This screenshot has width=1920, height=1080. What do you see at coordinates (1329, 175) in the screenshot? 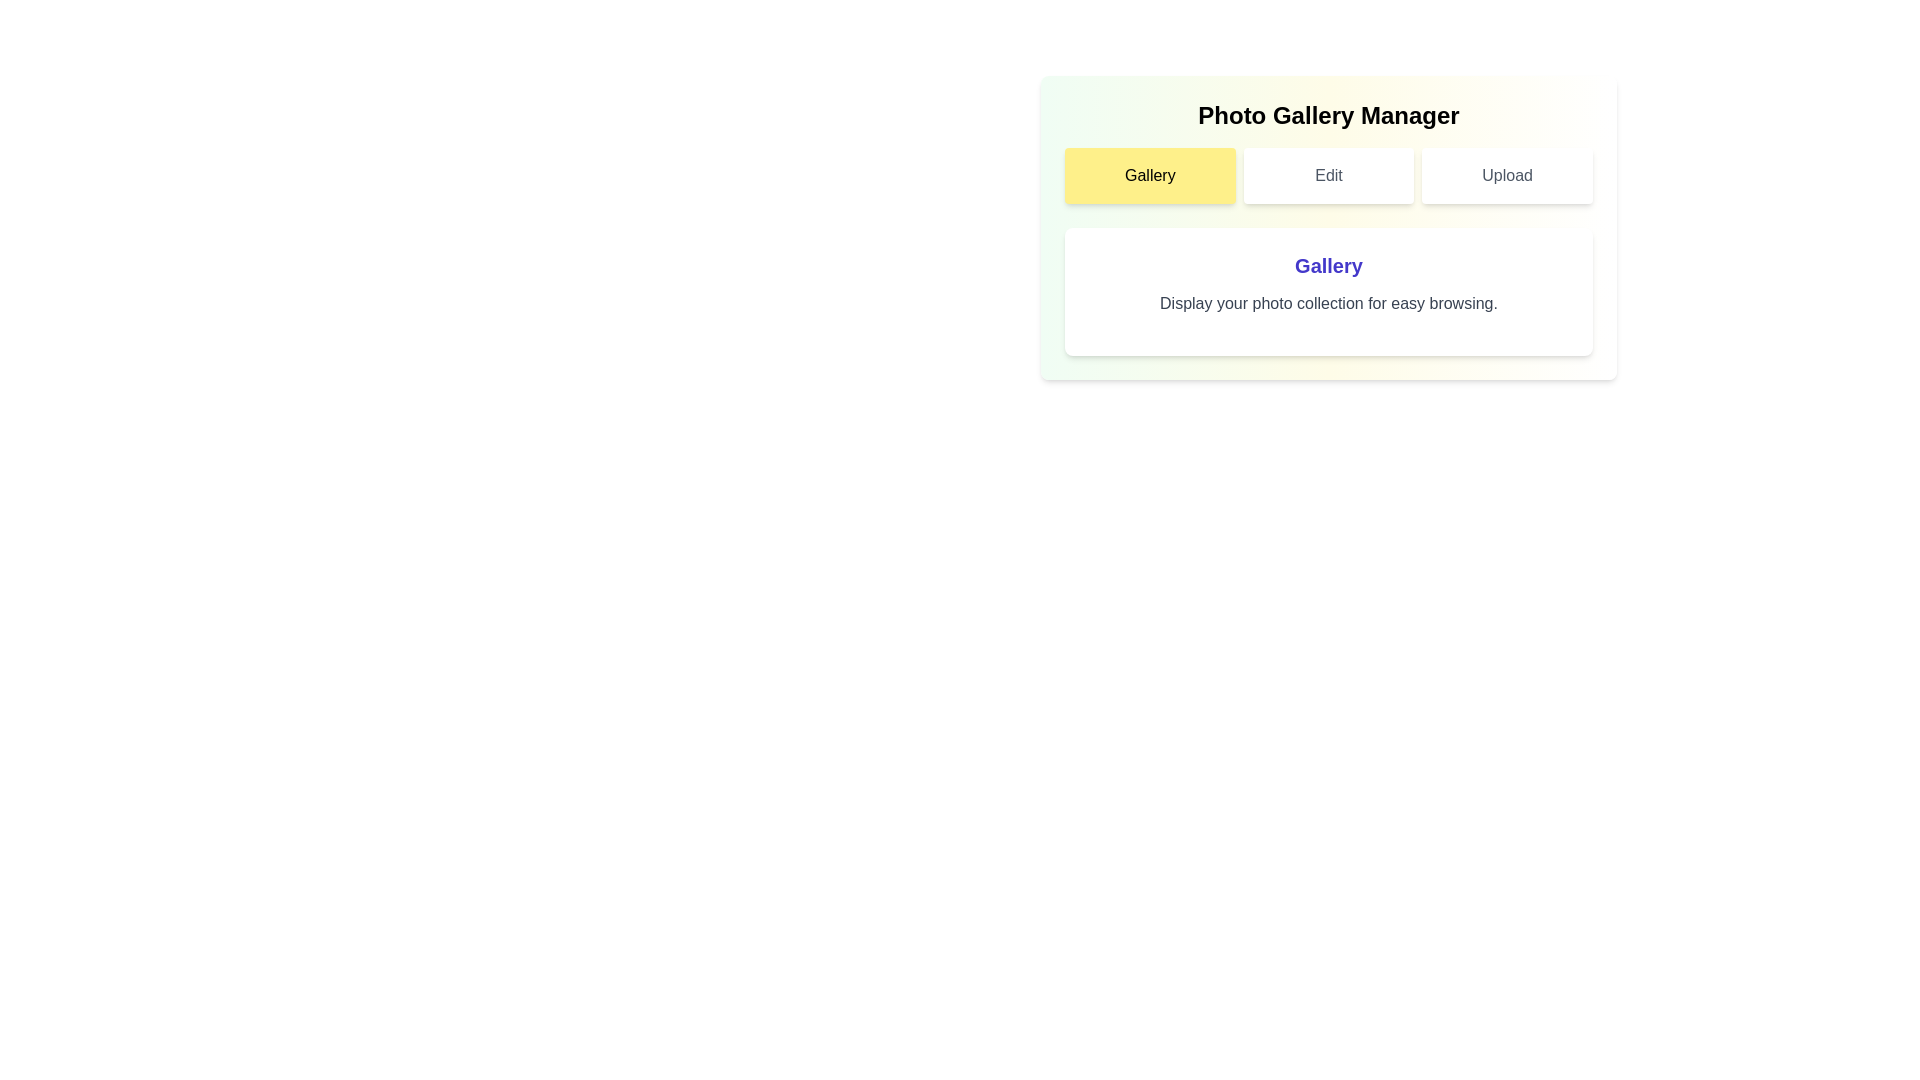
I see `the 'Edit' button with rounded corners and a white background located in the middle of three buttons labeled 'Gallery', 'Edit', and 'Upload'` at bounding box center [1329, 175].